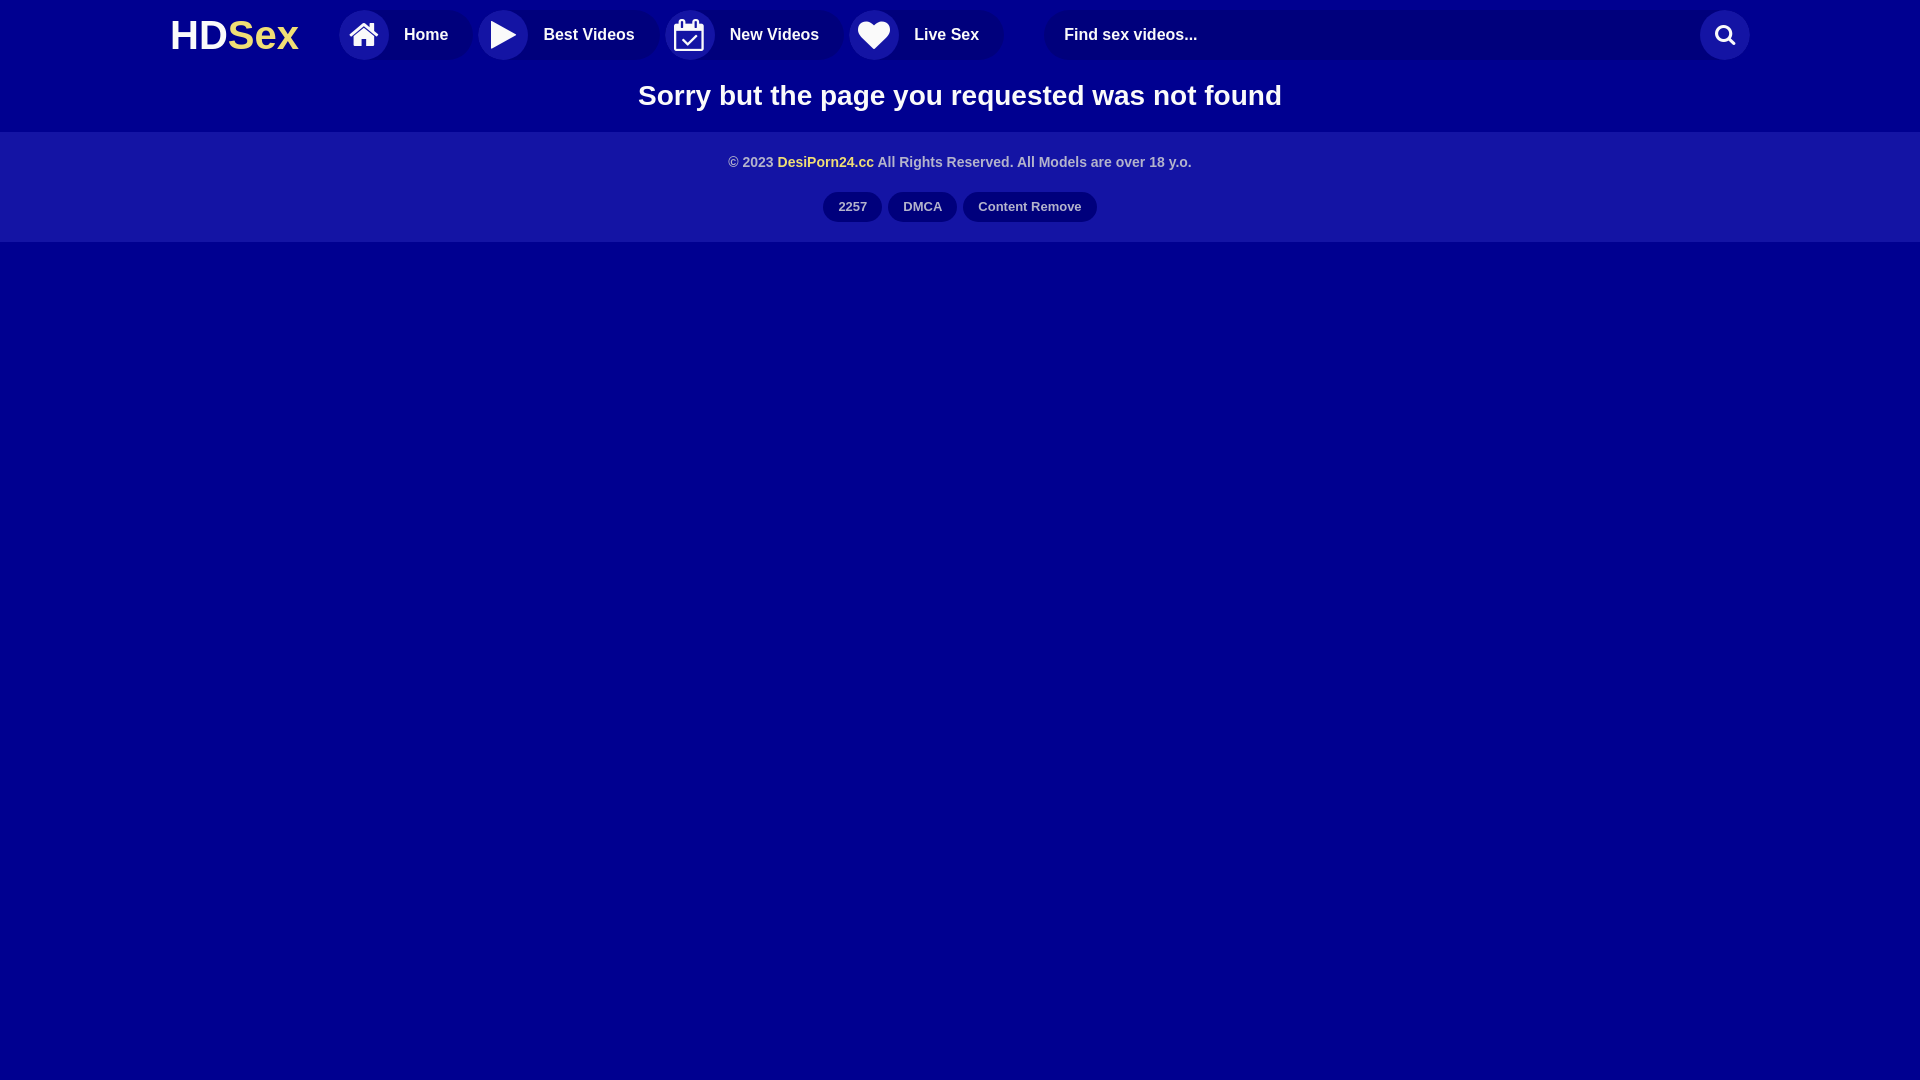 The width and height of the screenshot is (1920, 1080). What do you see at coordinates (921, 207) in the screenshot?
I see `'DMCA'` at bounding box center [921, 207].